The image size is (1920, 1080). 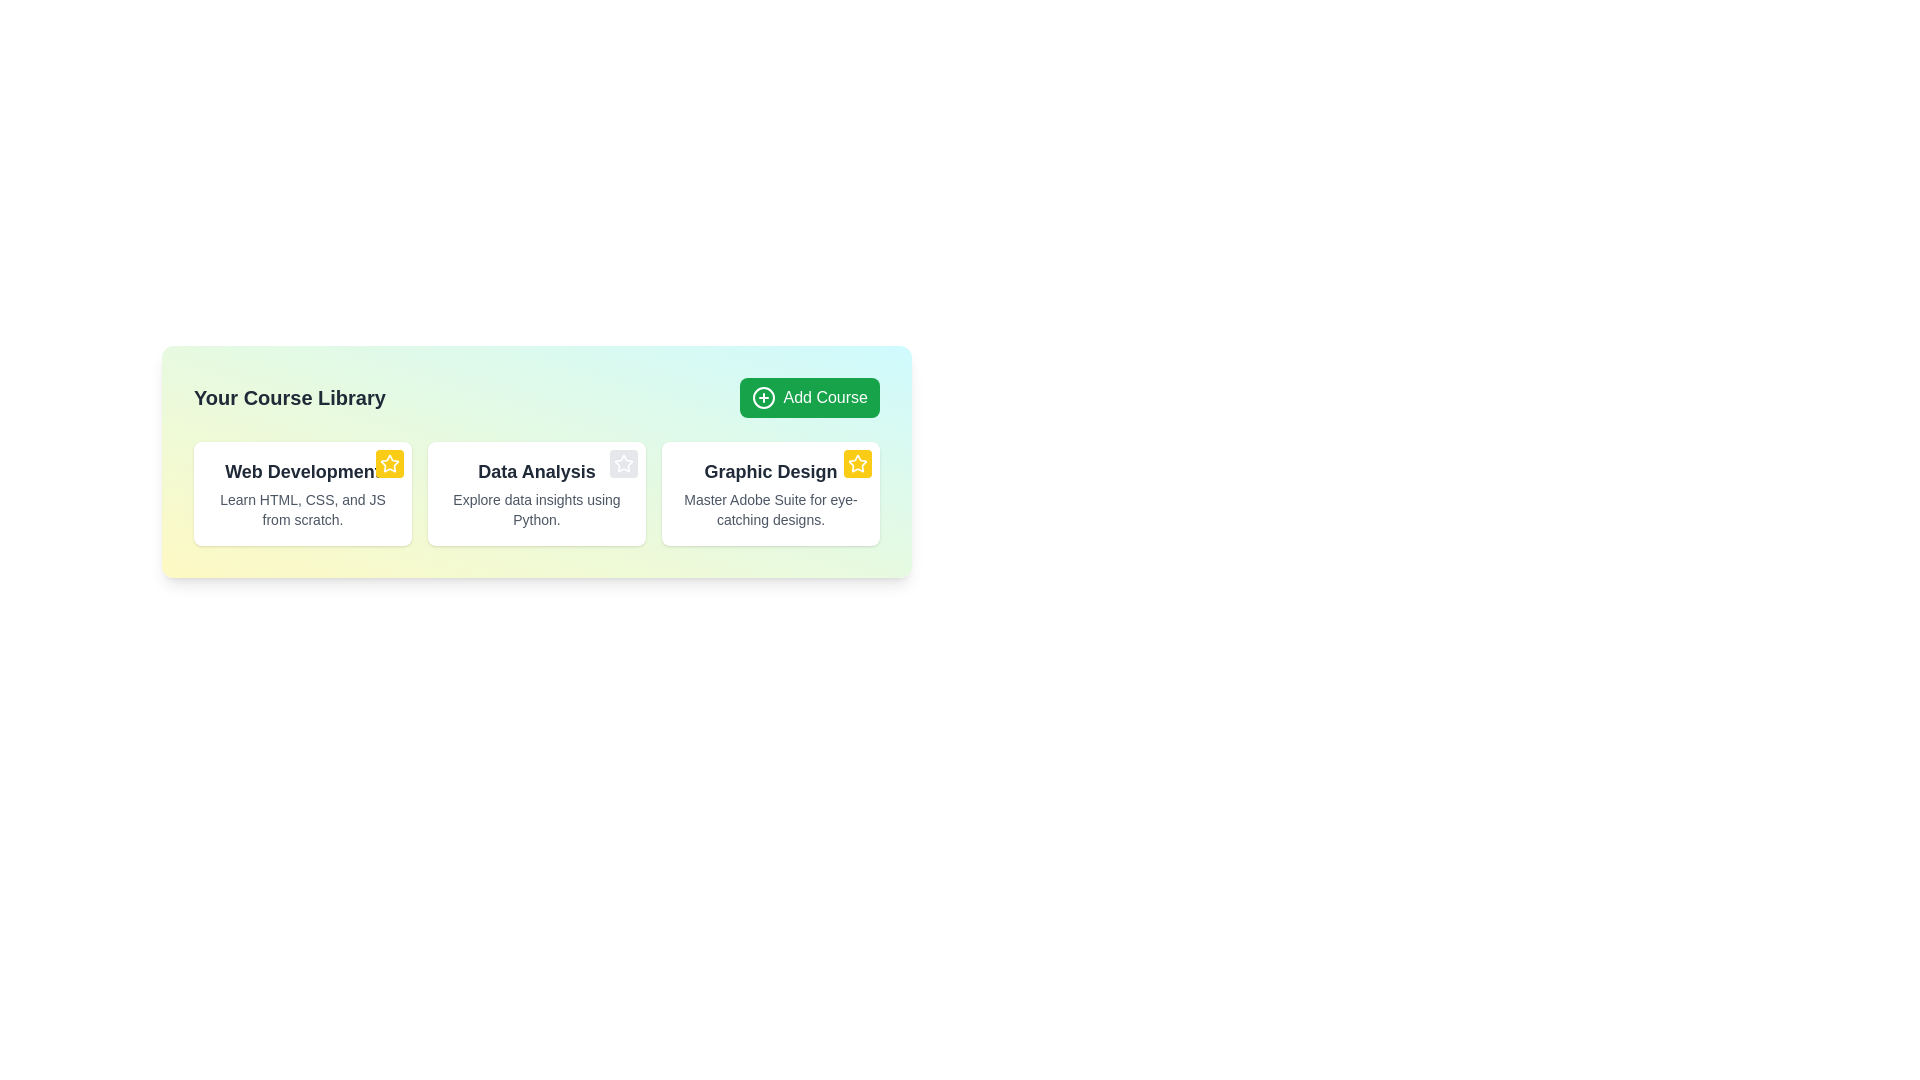 I want to click on the text that provides a brief description of the course content related to web development, located directly underneath the title 'Web Development' in the first card from the left, so click(x=301, y=508).